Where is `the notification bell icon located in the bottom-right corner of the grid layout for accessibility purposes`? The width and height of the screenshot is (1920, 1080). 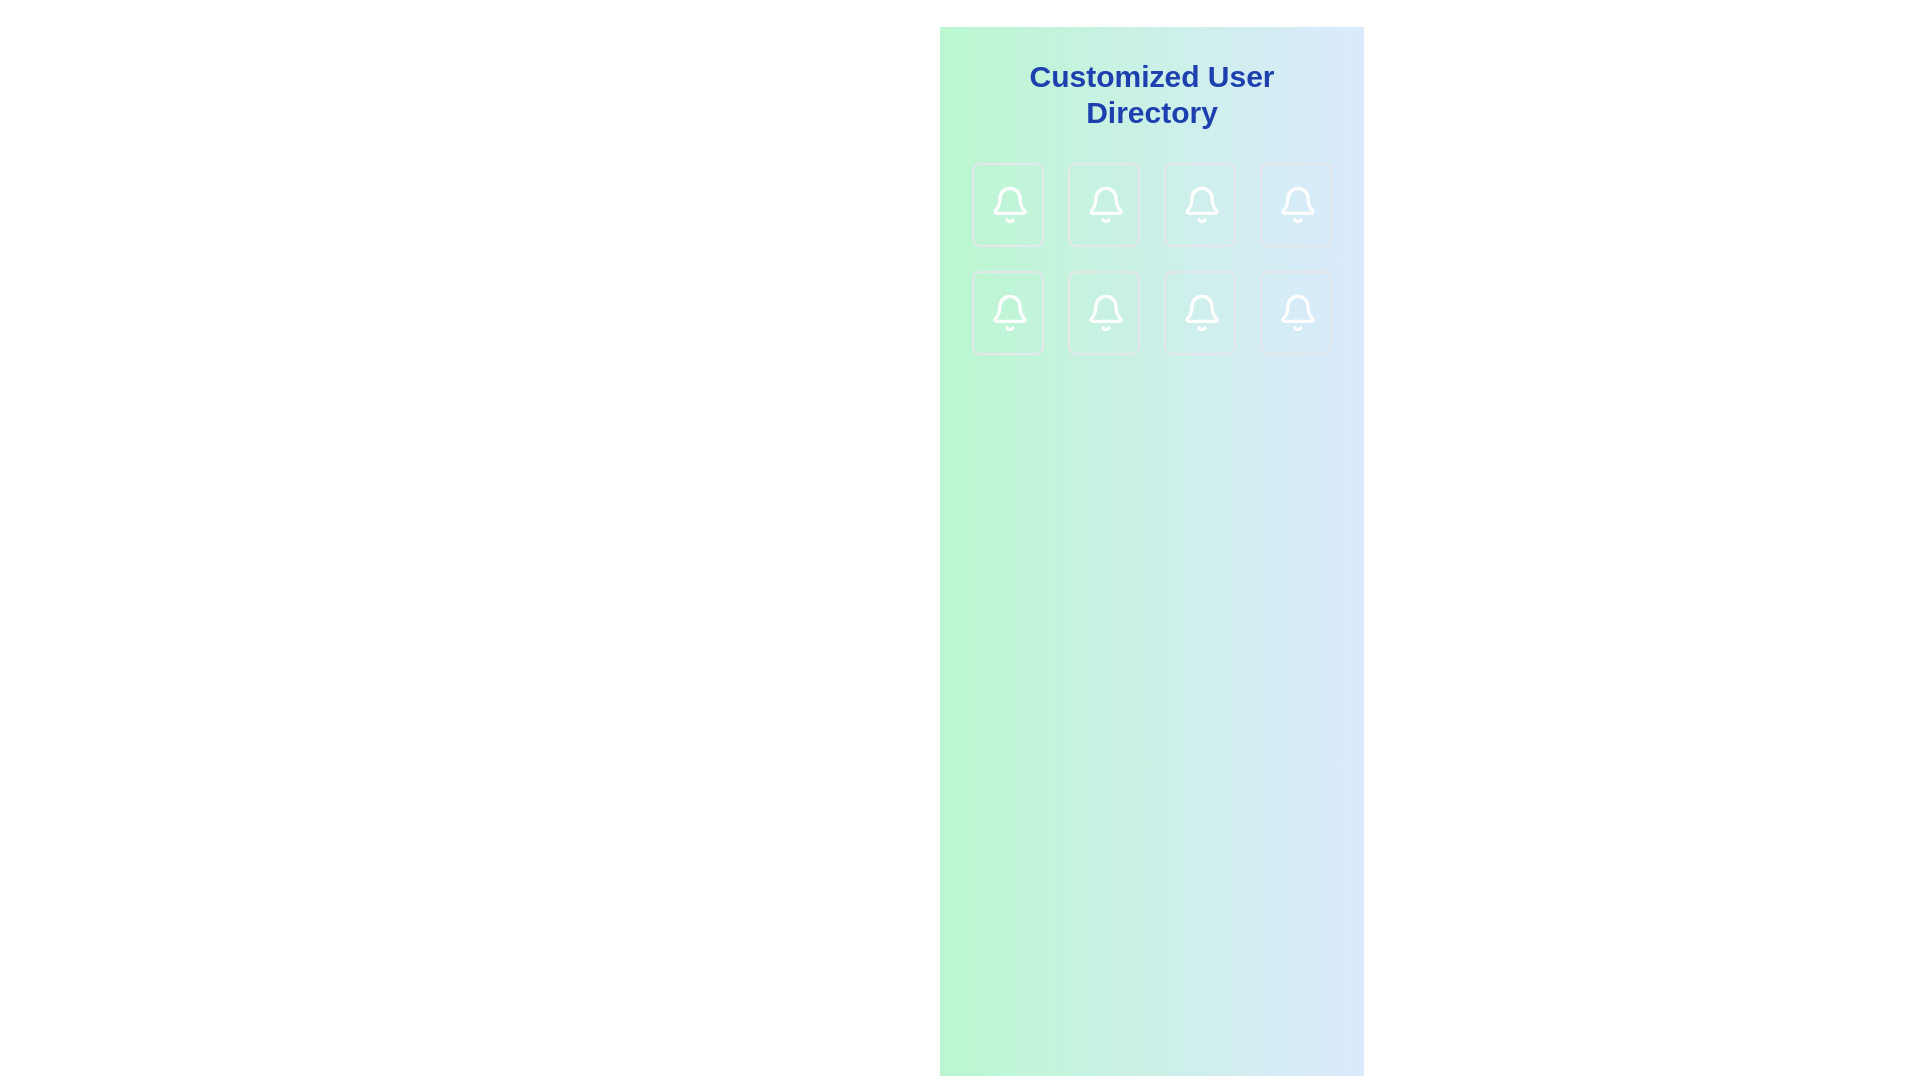
the notification bell icon located in the bottom-right corner of the grid layout for accessibility purposes is located at coordinates (1297, 312).